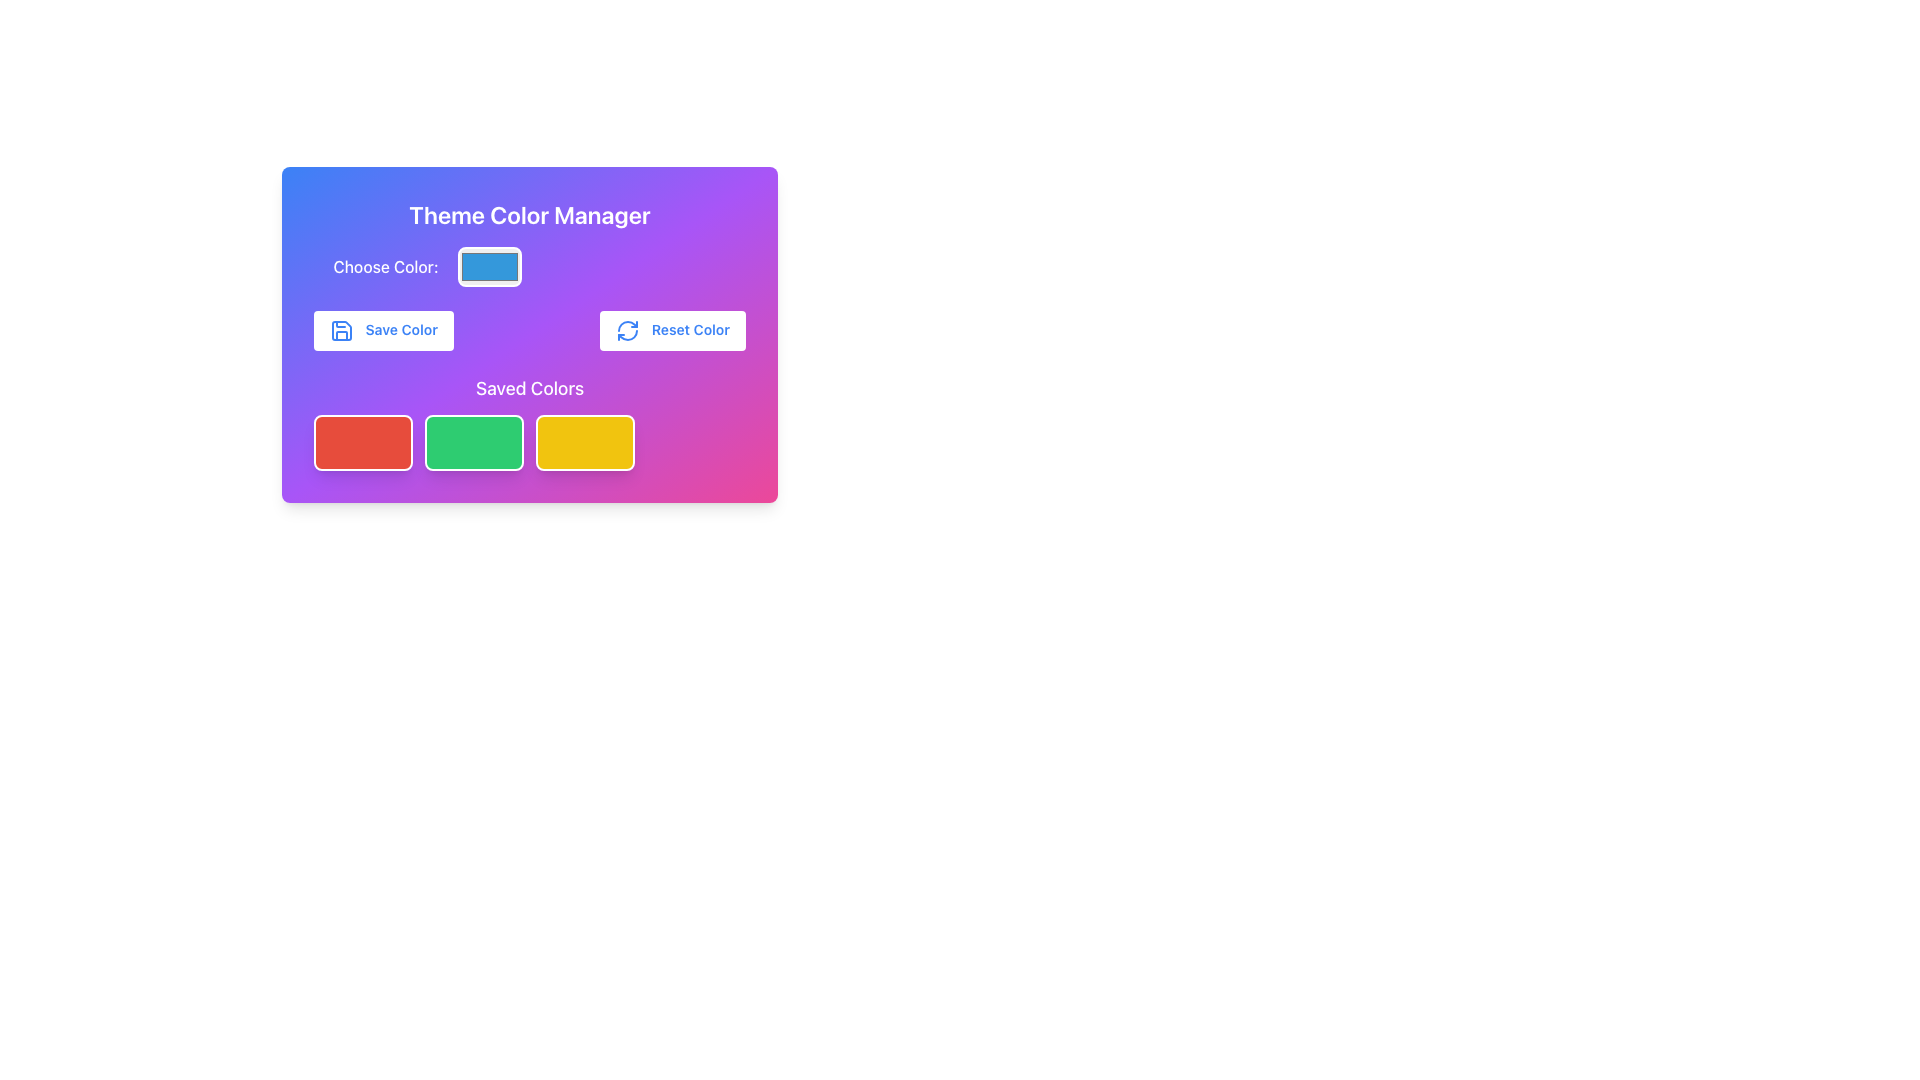 The image size is (1920, 1080). Describe the element at coordinates (627, 330) in the screenshot. I see `the circular, arrow-like icon inside the 'Reset Color' button` at that location.